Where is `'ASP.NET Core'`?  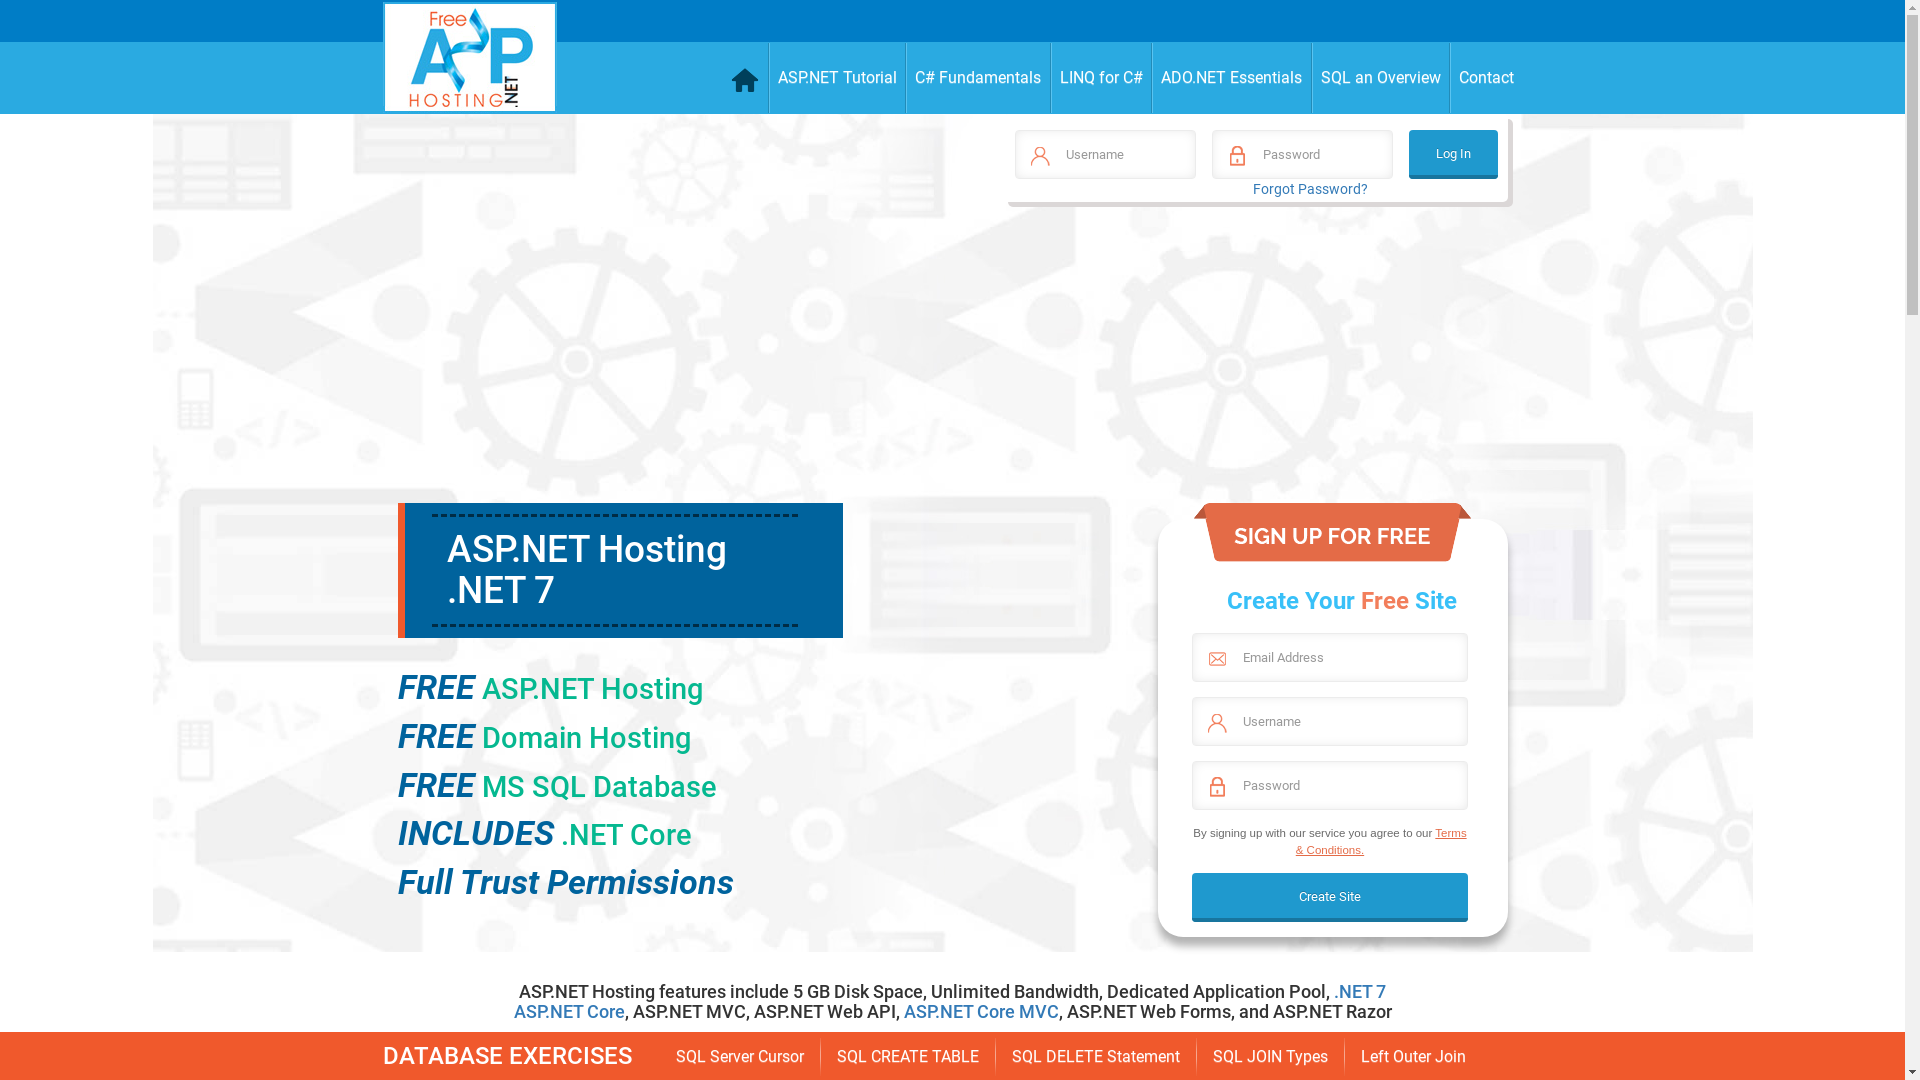 'ASP.NET Core' is located at coordinates (568, 1011).